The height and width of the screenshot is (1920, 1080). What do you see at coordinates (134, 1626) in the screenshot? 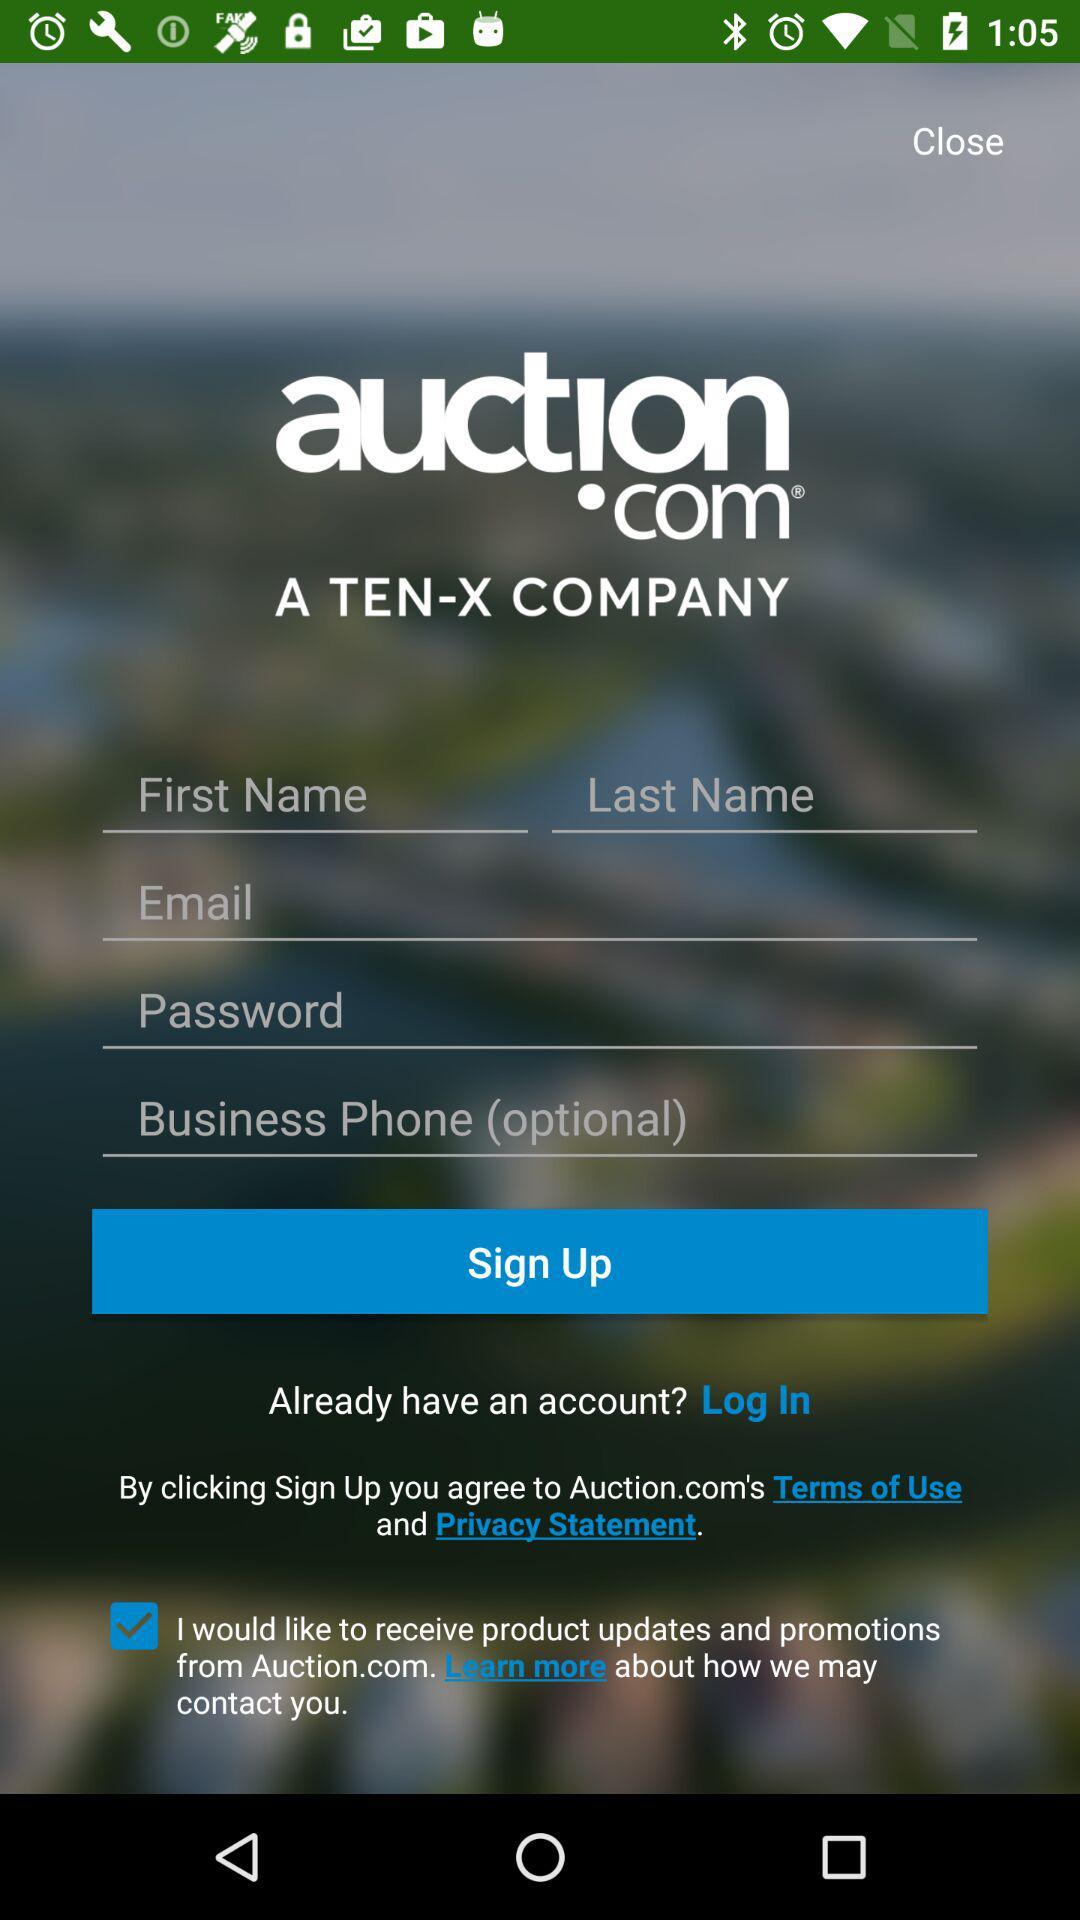
I see `item to the left of i would like item` at bounding box center [134, 1626].